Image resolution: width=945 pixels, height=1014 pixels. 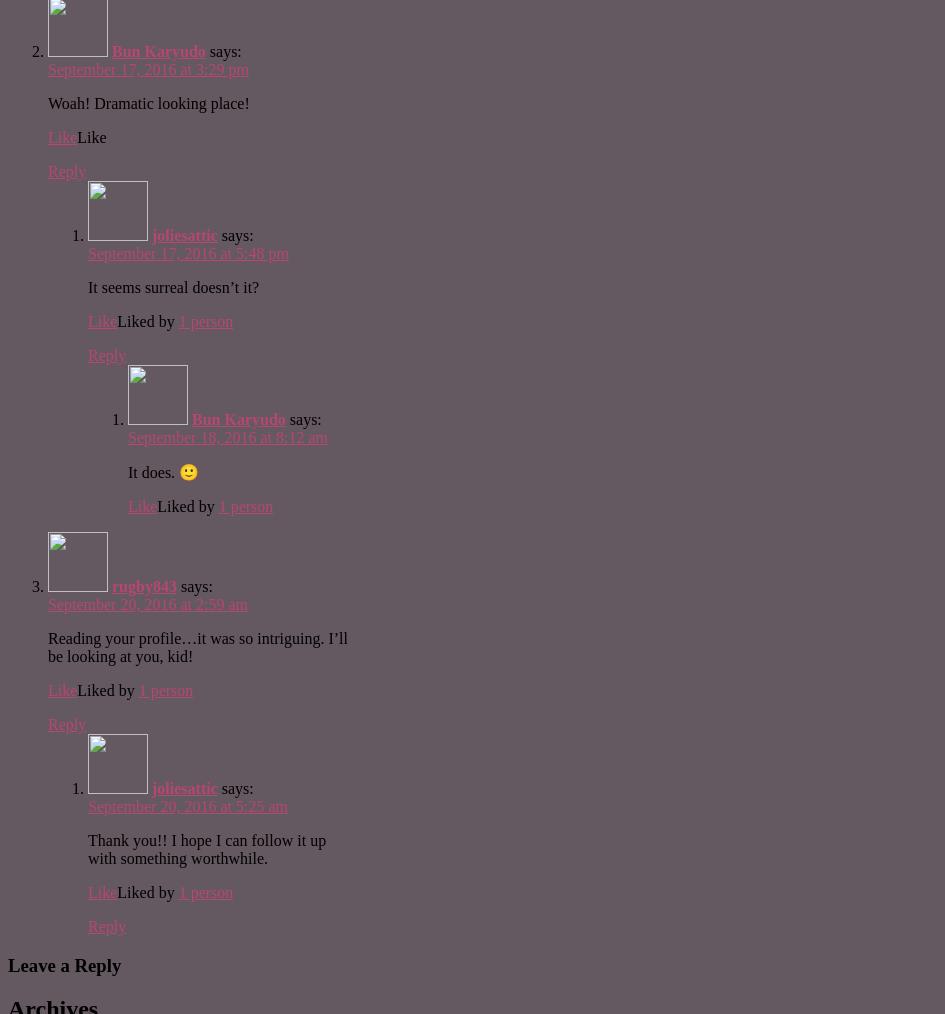 What do you see at coordinates (163, 471) in the screenshot?
I see `'It does.  🙂'` at bounding box center [163, 471].